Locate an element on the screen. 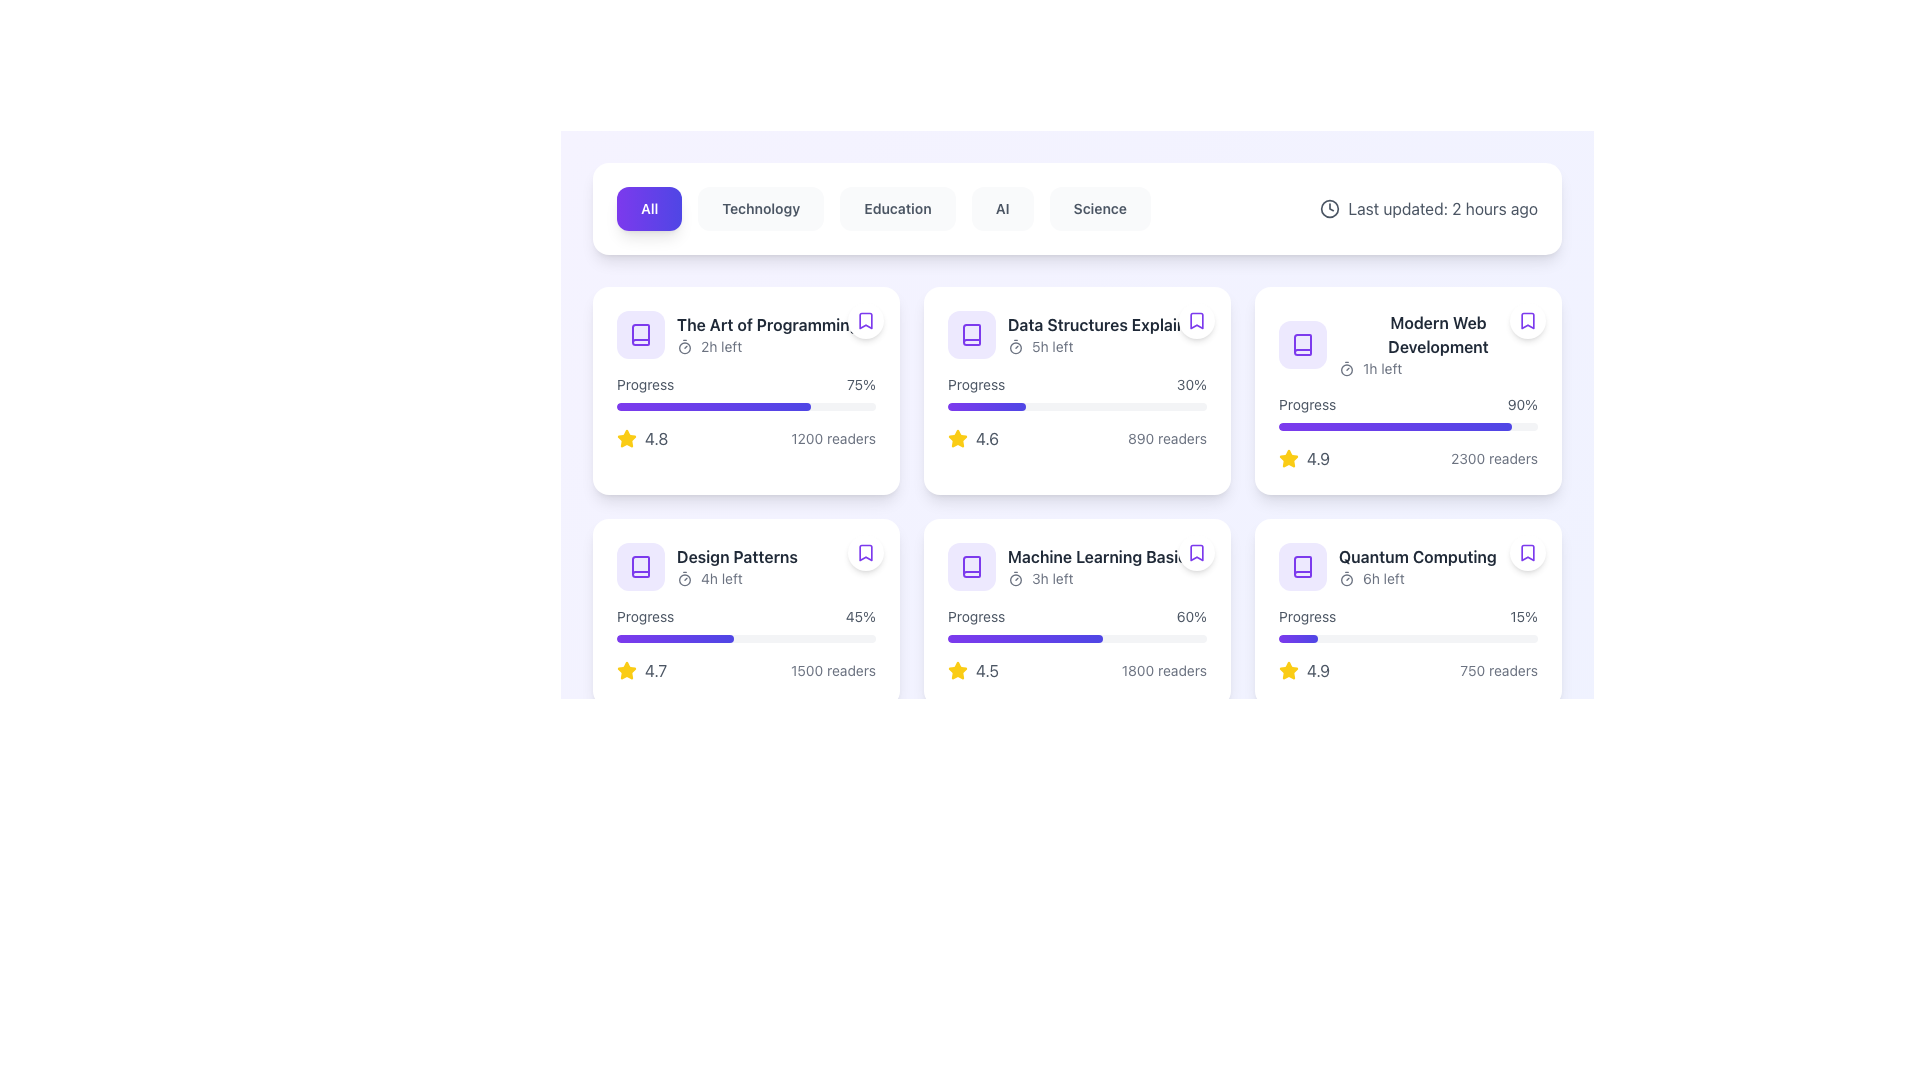  'Progress' text label located within the 'Quantum Computing' card, positioned above the progress bar and aligned left to the '15%' text is located at coordinates (1307, 616).